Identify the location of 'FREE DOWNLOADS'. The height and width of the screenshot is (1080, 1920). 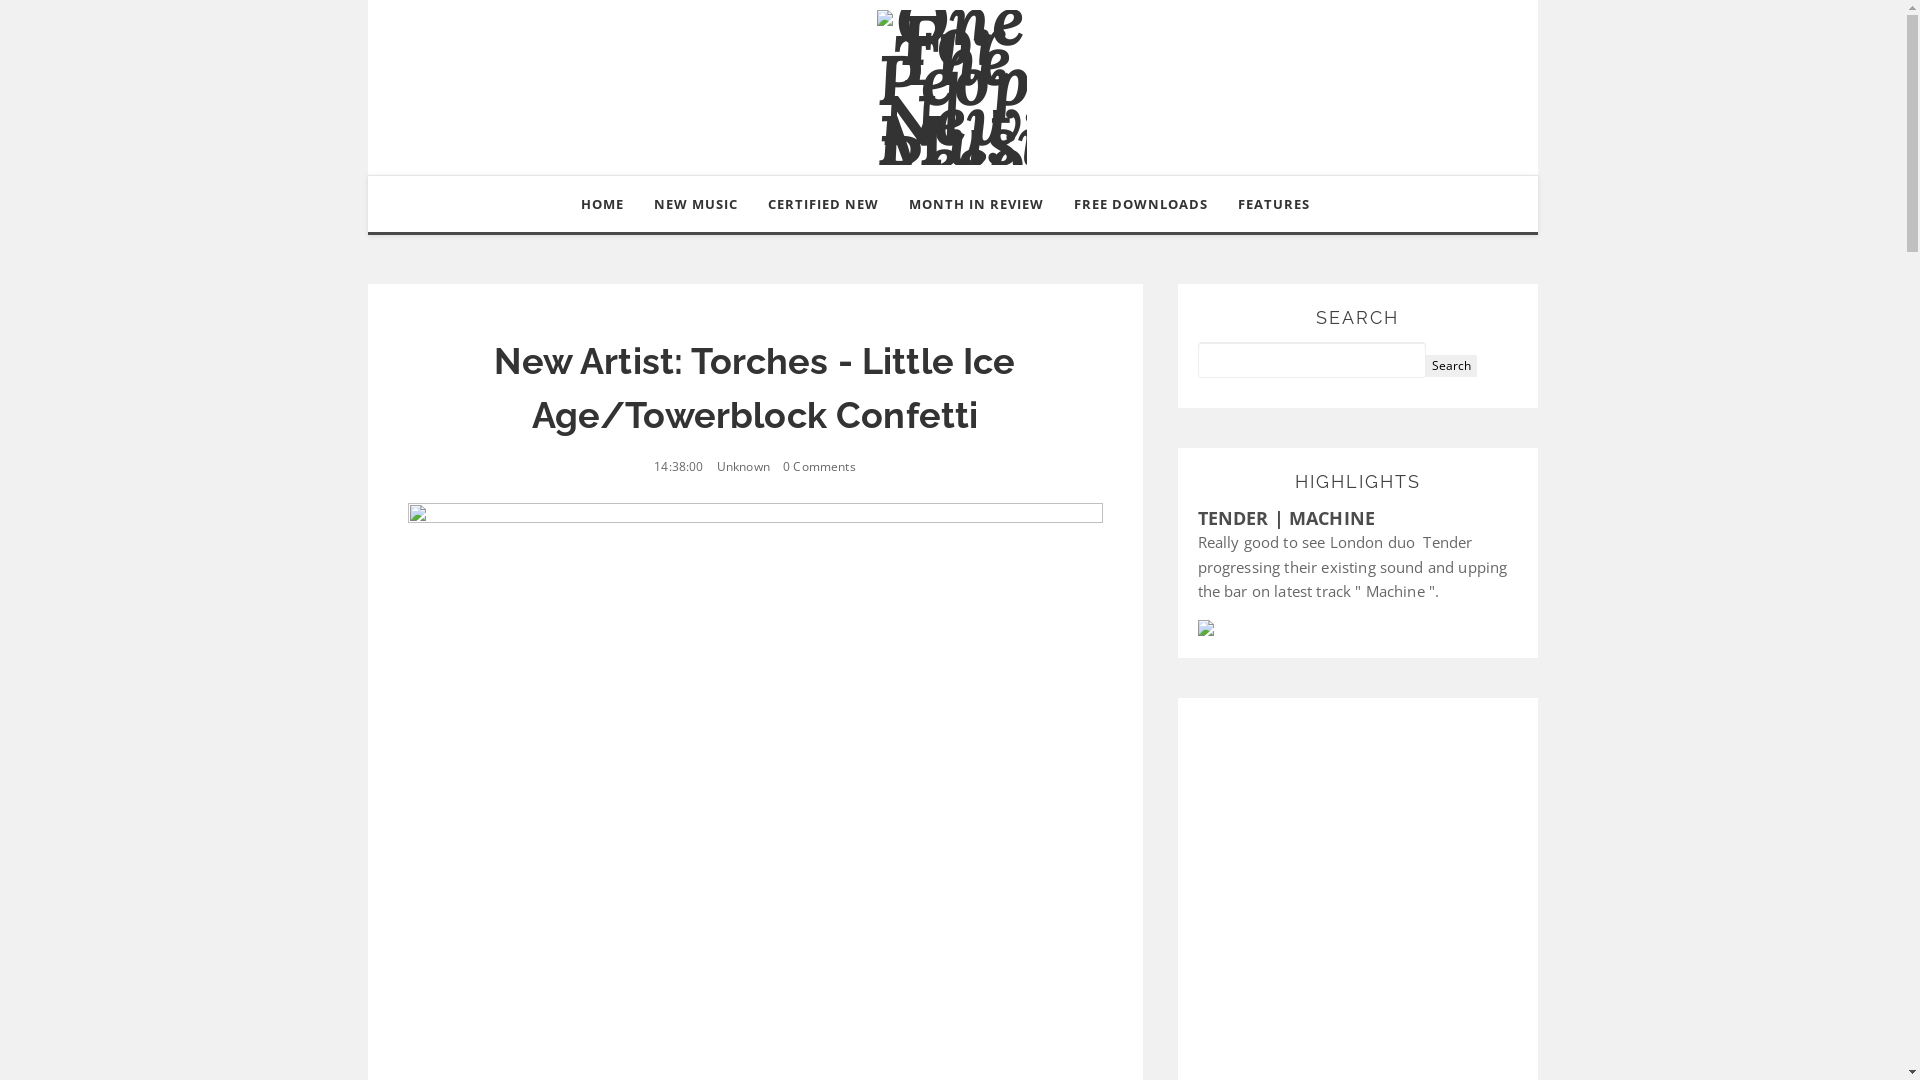
(1141, 204).